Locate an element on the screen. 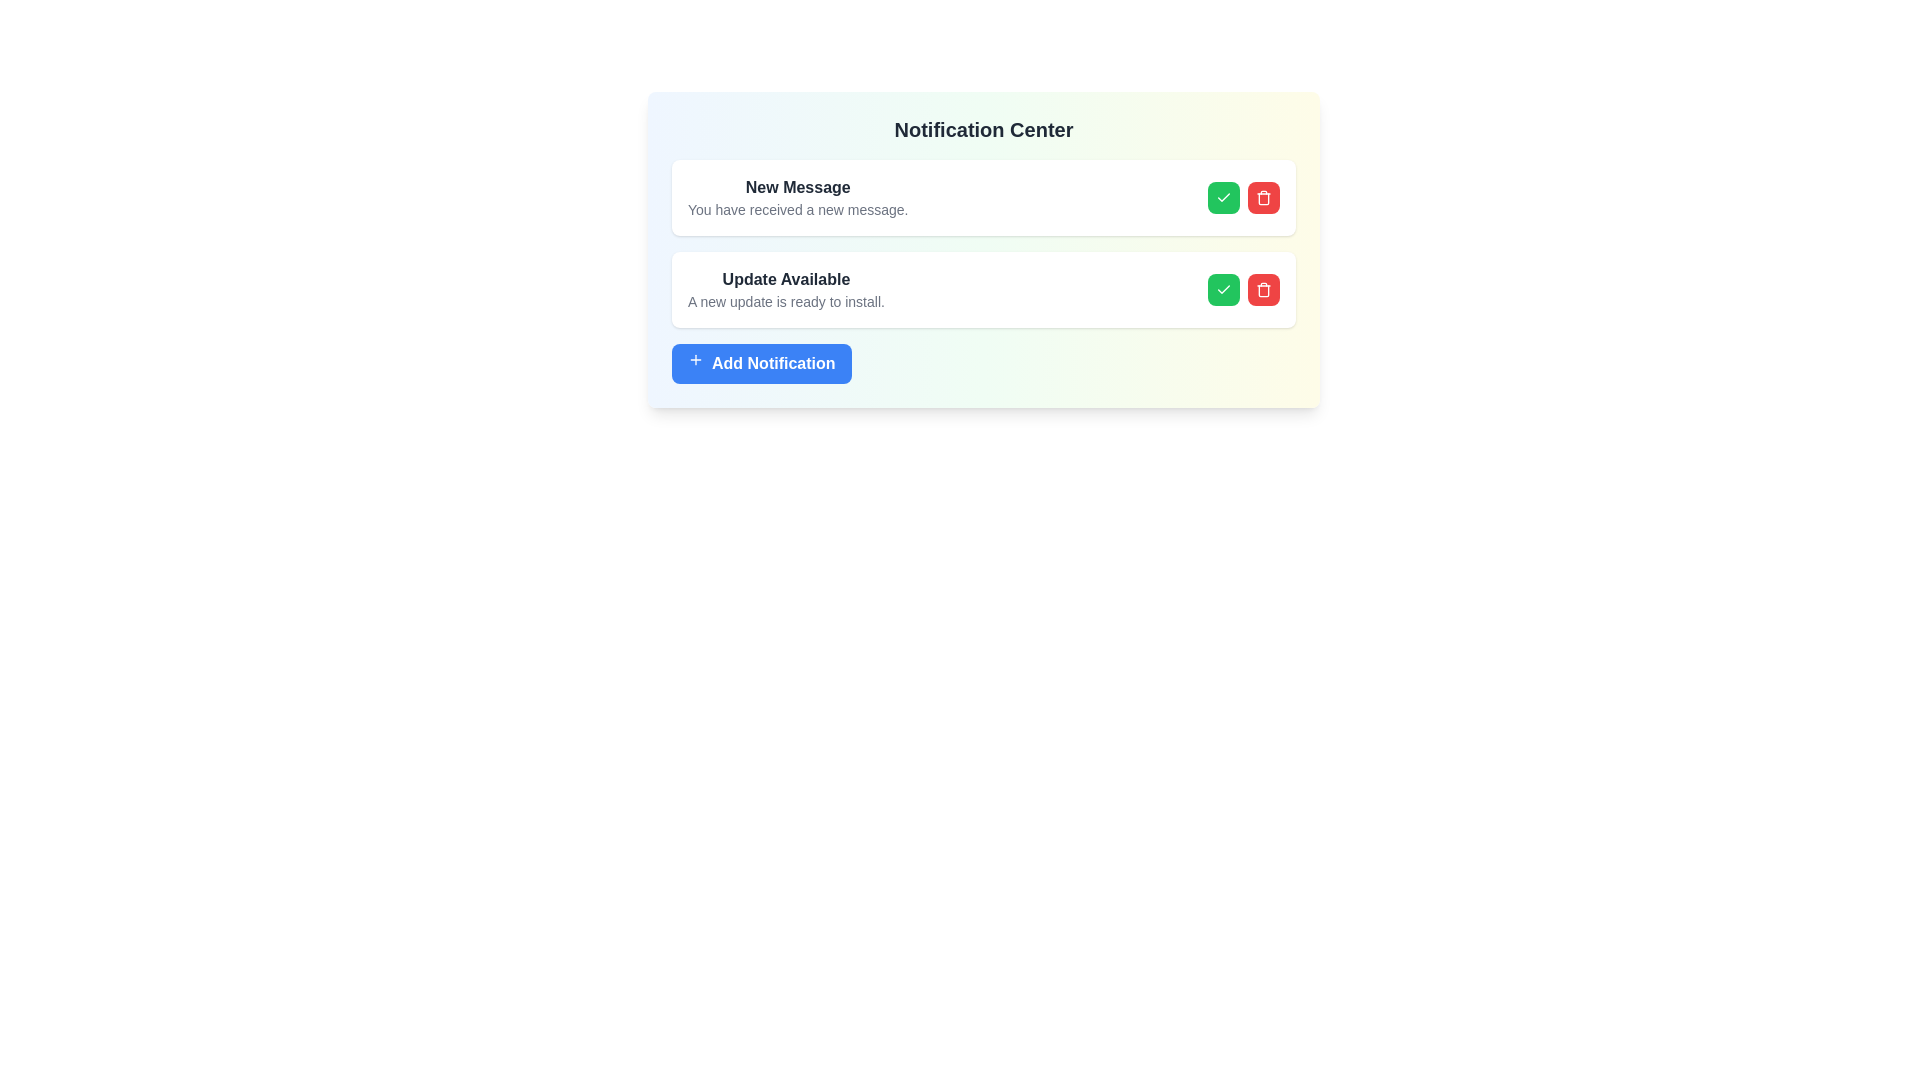  the addition icon located to the left of the 'Add Notification' button at the bottom of the interface is located at coordinates (696, 358).